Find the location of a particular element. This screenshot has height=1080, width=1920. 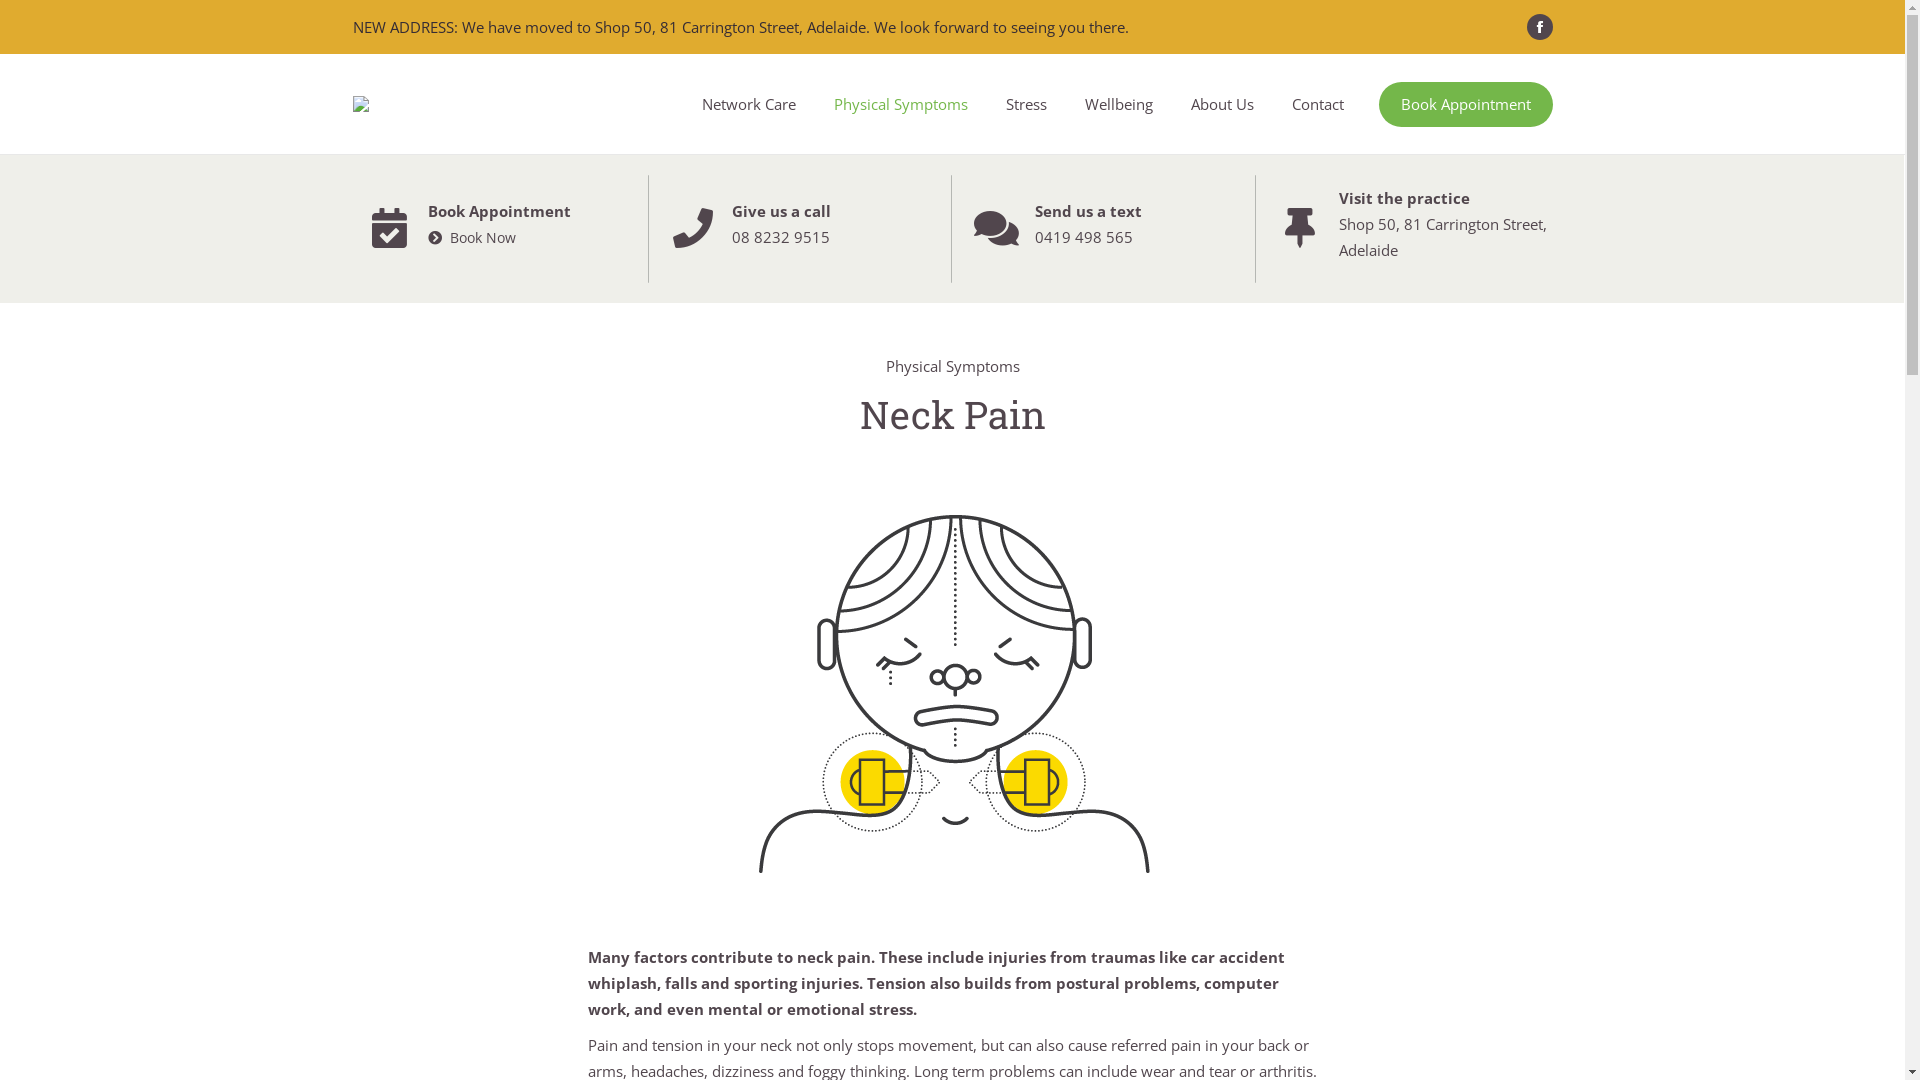

'Network Care' is located at coordinates (747, 103).